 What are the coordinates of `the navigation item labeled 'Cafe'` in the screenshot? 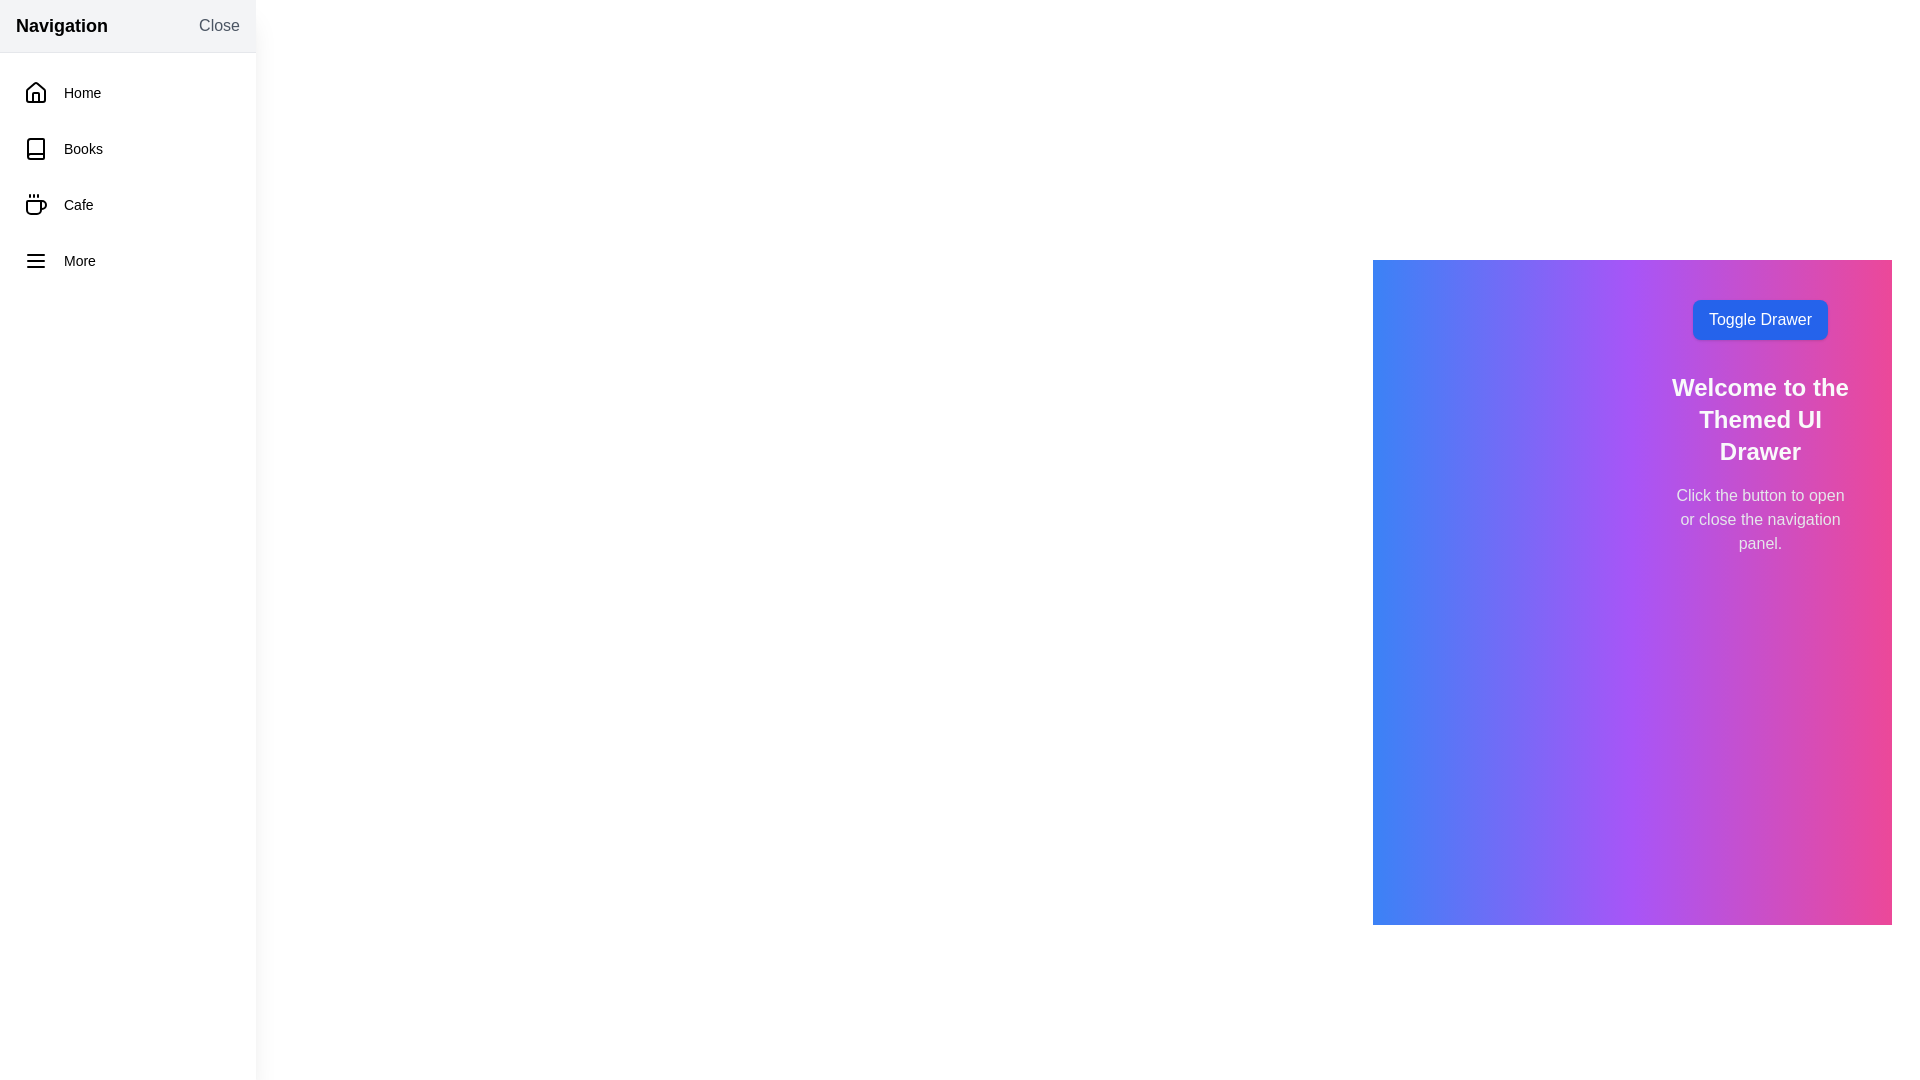 It's located at (127, 204).